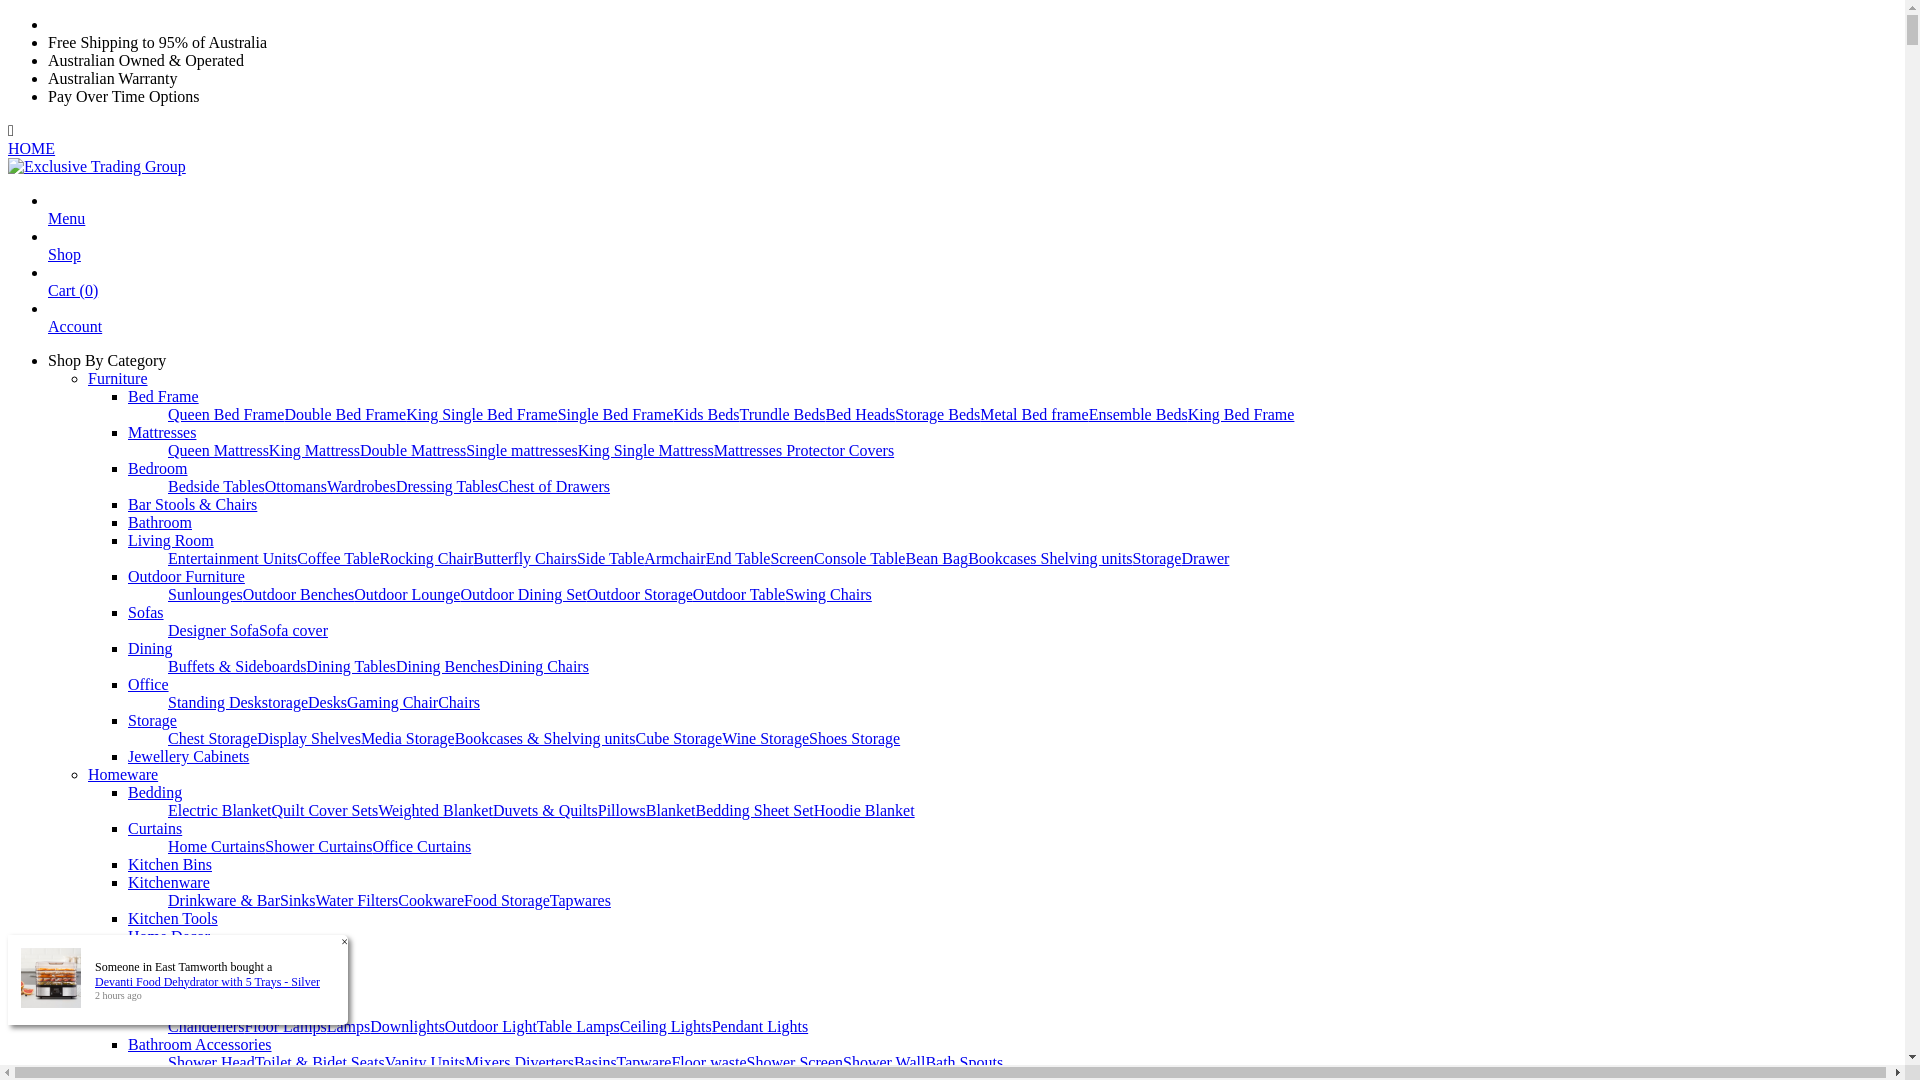 The image size is (1920, 1080). Describe the element at coordinates (317, 846) in the screenshot. I see `'Shower Curtains'` at that location.